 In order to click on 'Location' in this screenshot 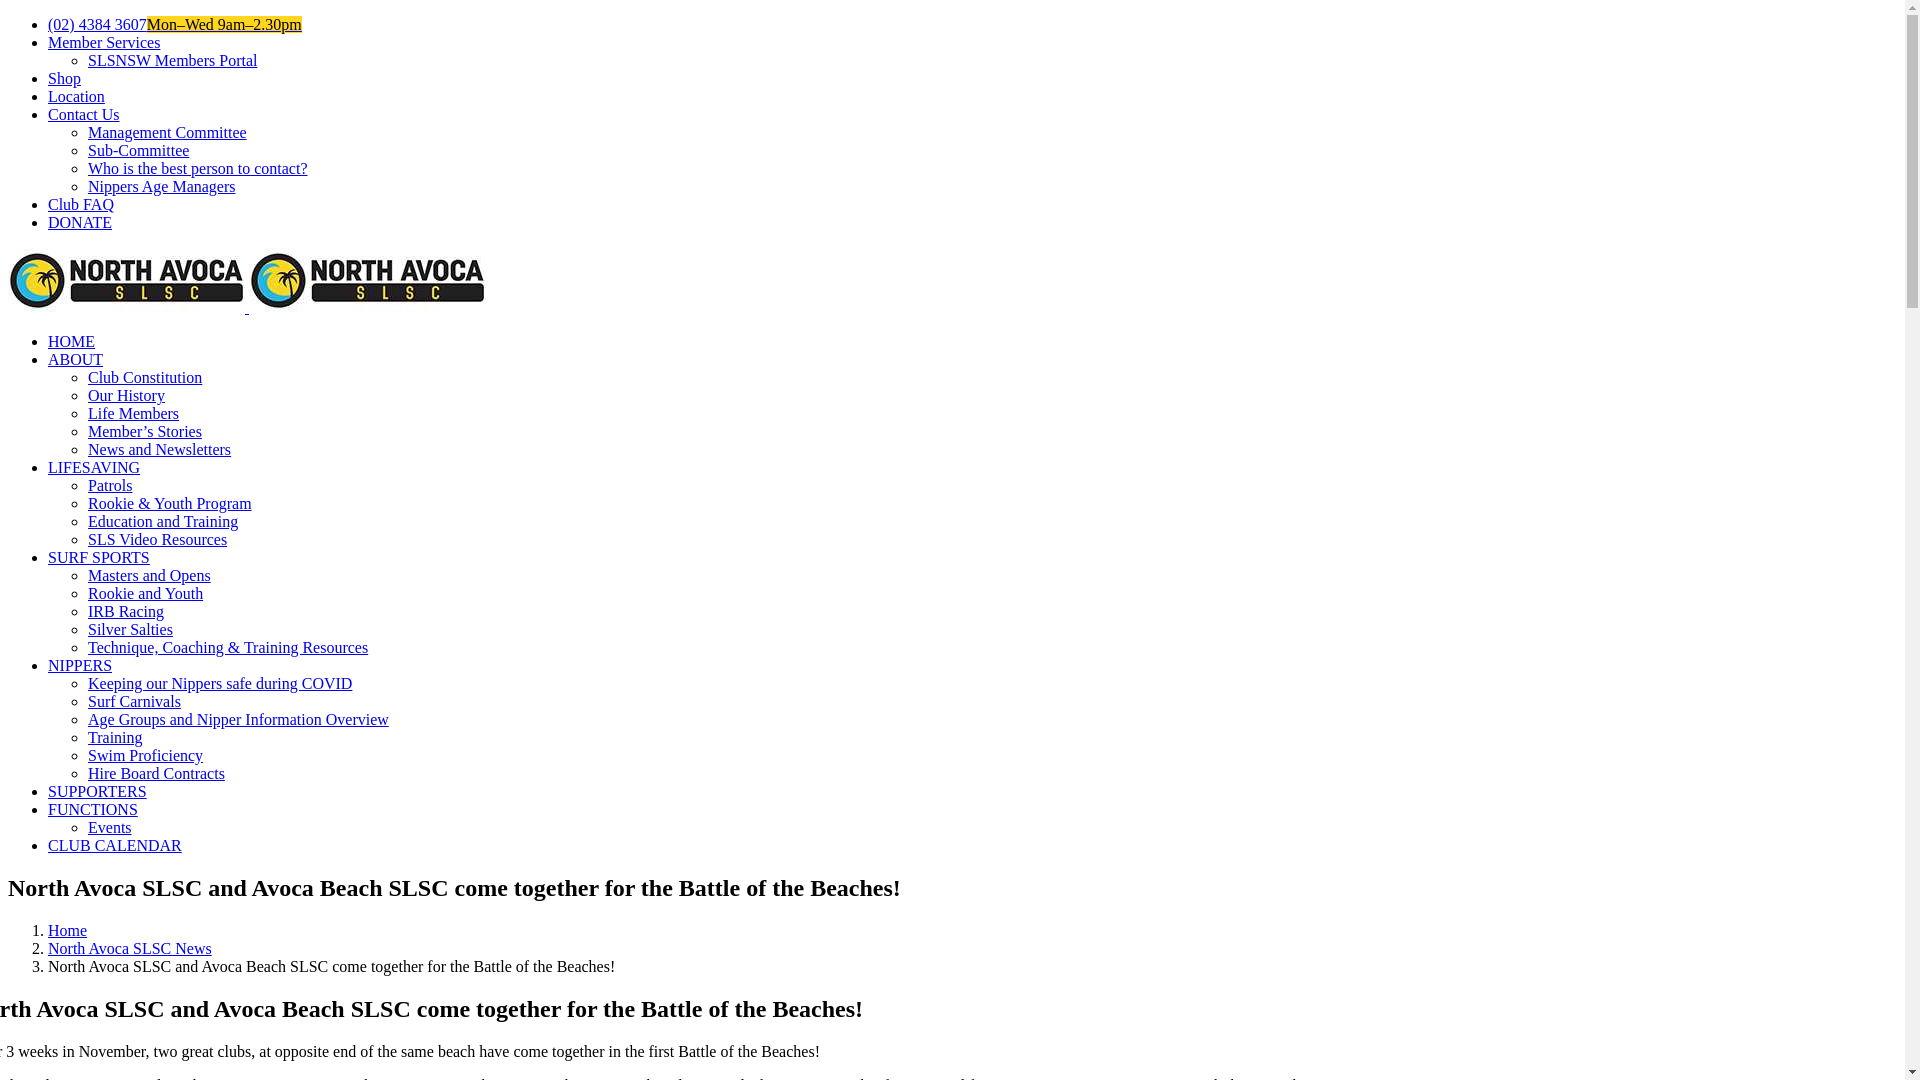, I will do `click(48, 96)`.